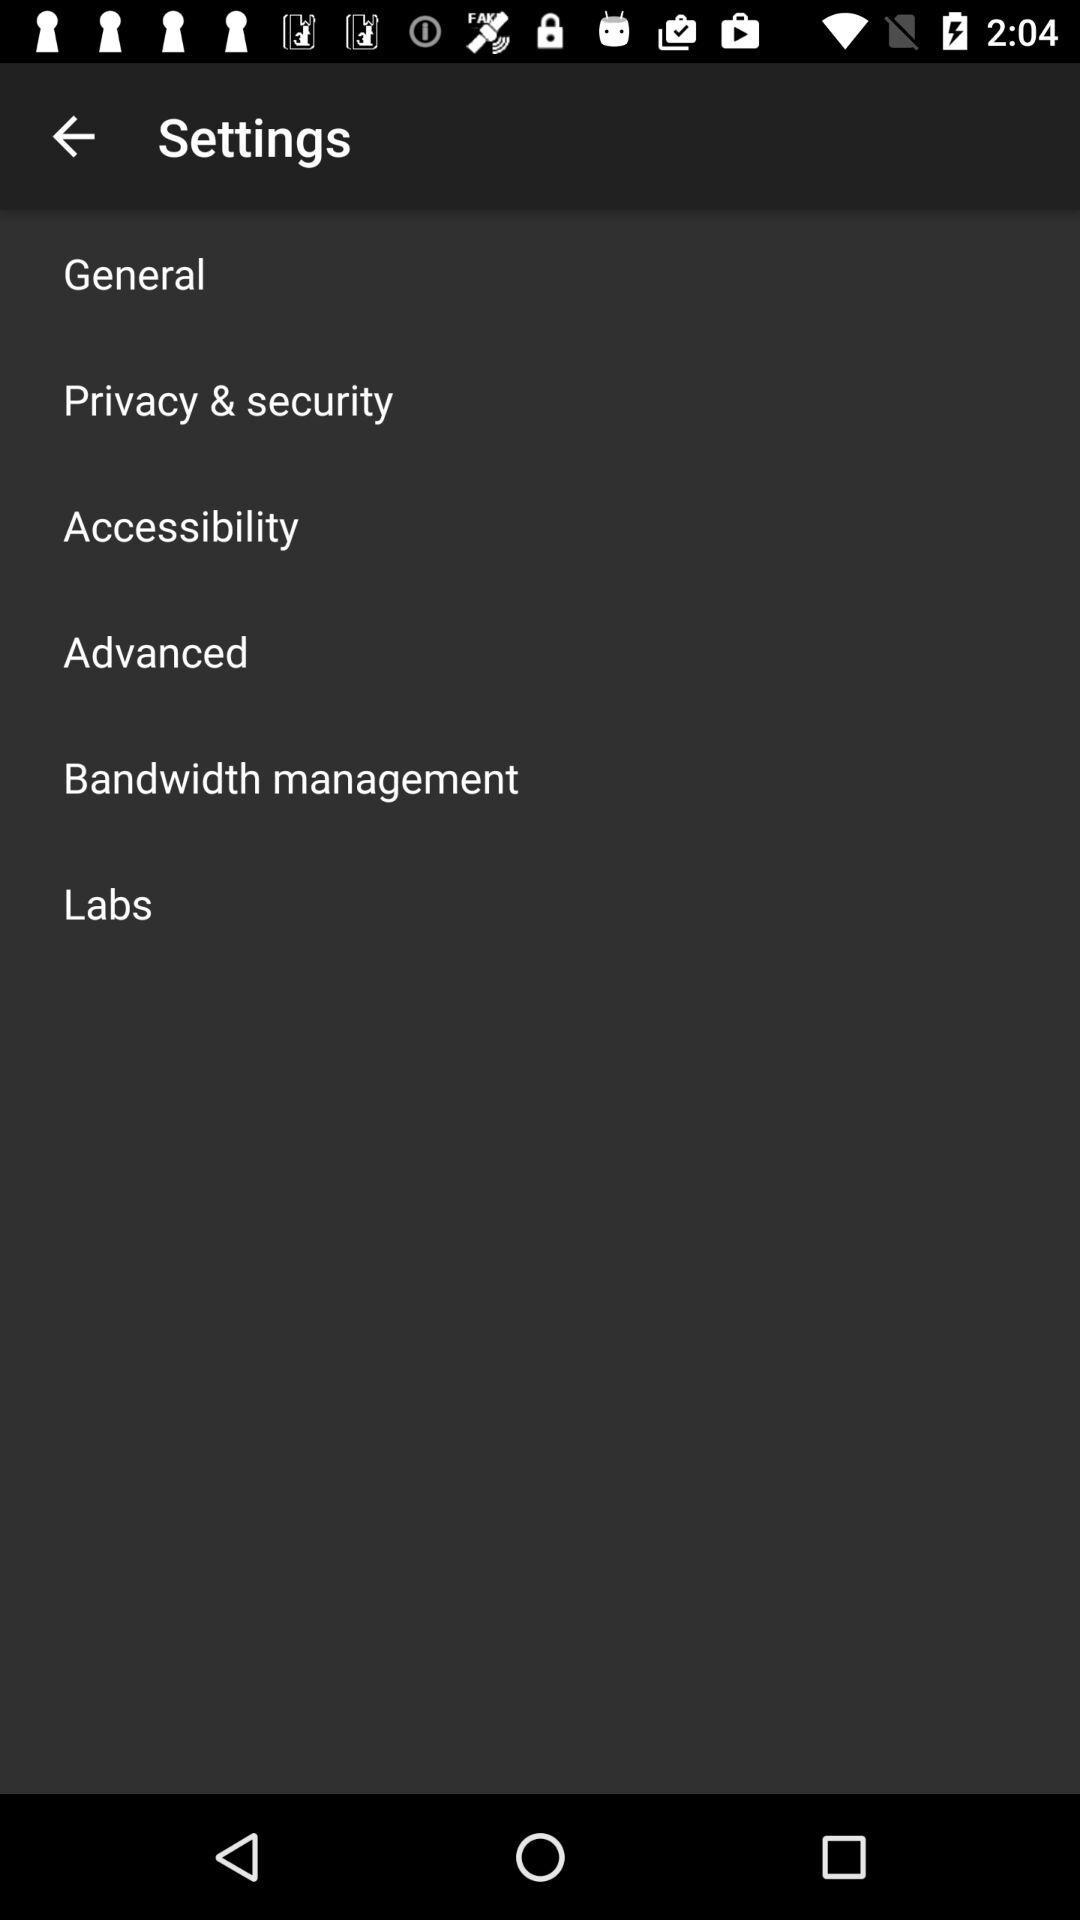  What do you see at coordinates (181, 524) in the screenshot?
I see `accessibility item` at bounding box center [181, 524].